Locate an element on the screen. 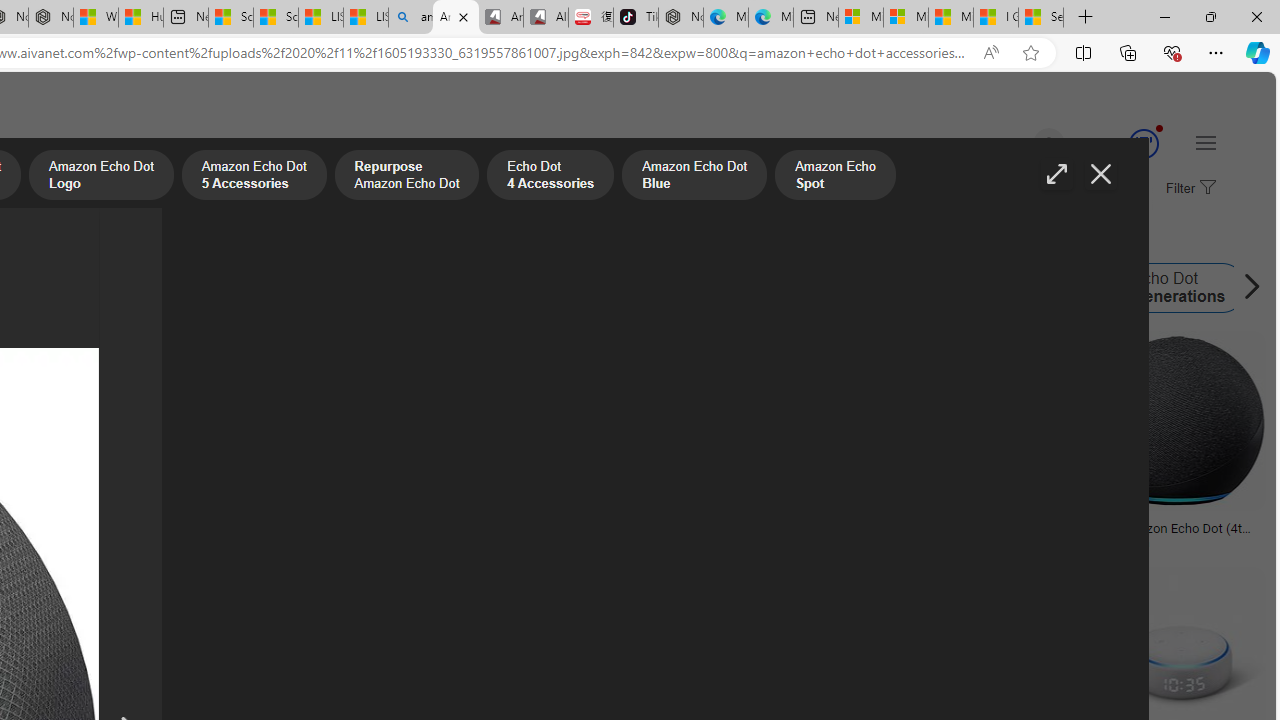 The height and width of the screenshot is (720, 1280). 'Alexa Echo Png Pic Png Arts Images' is located at coordinates (343, 527).